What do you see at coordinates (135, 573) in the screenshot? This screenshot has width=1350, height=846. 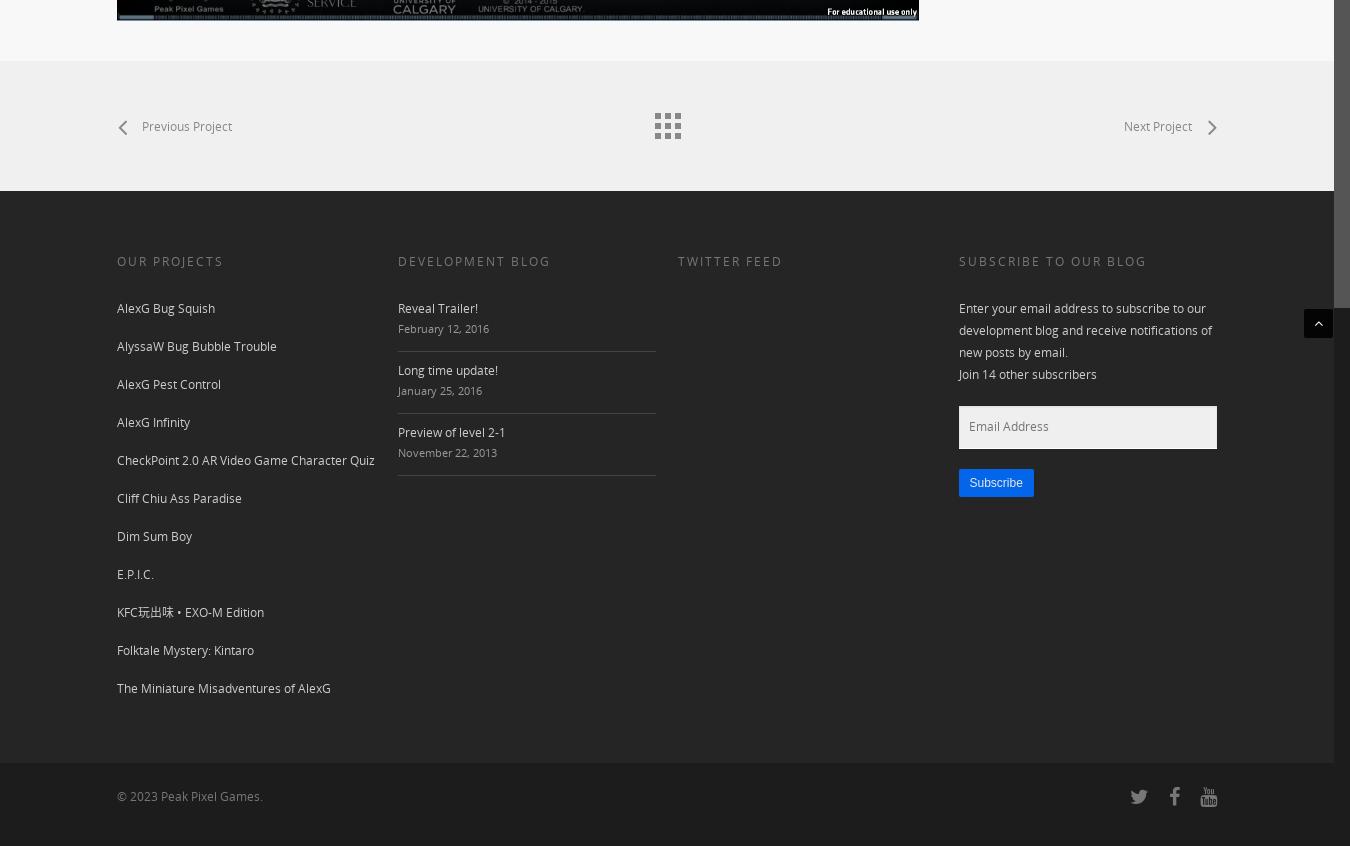 I see `'E.P.I.C.'` at bounding box center [135, 573].